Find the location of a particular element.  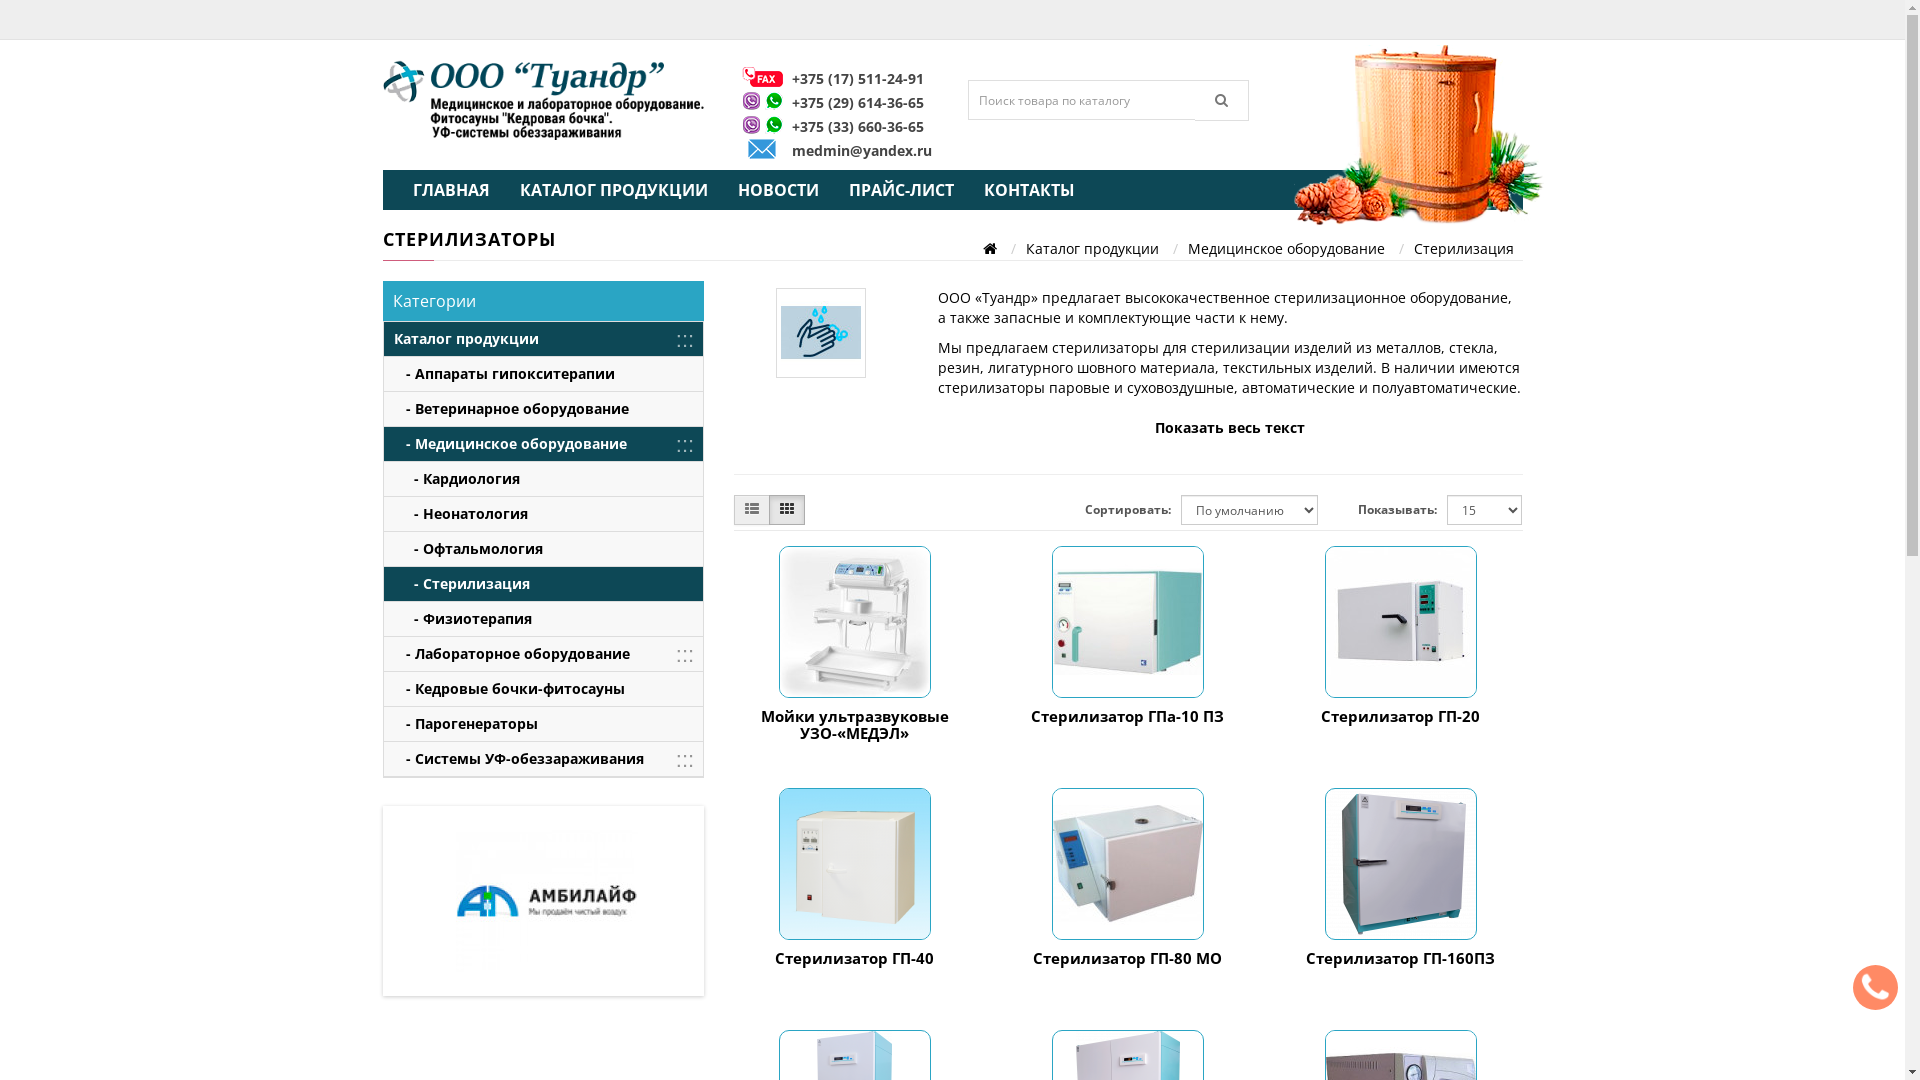

'+375 (29) 614-36-65' is located at coordinates (858, 102).